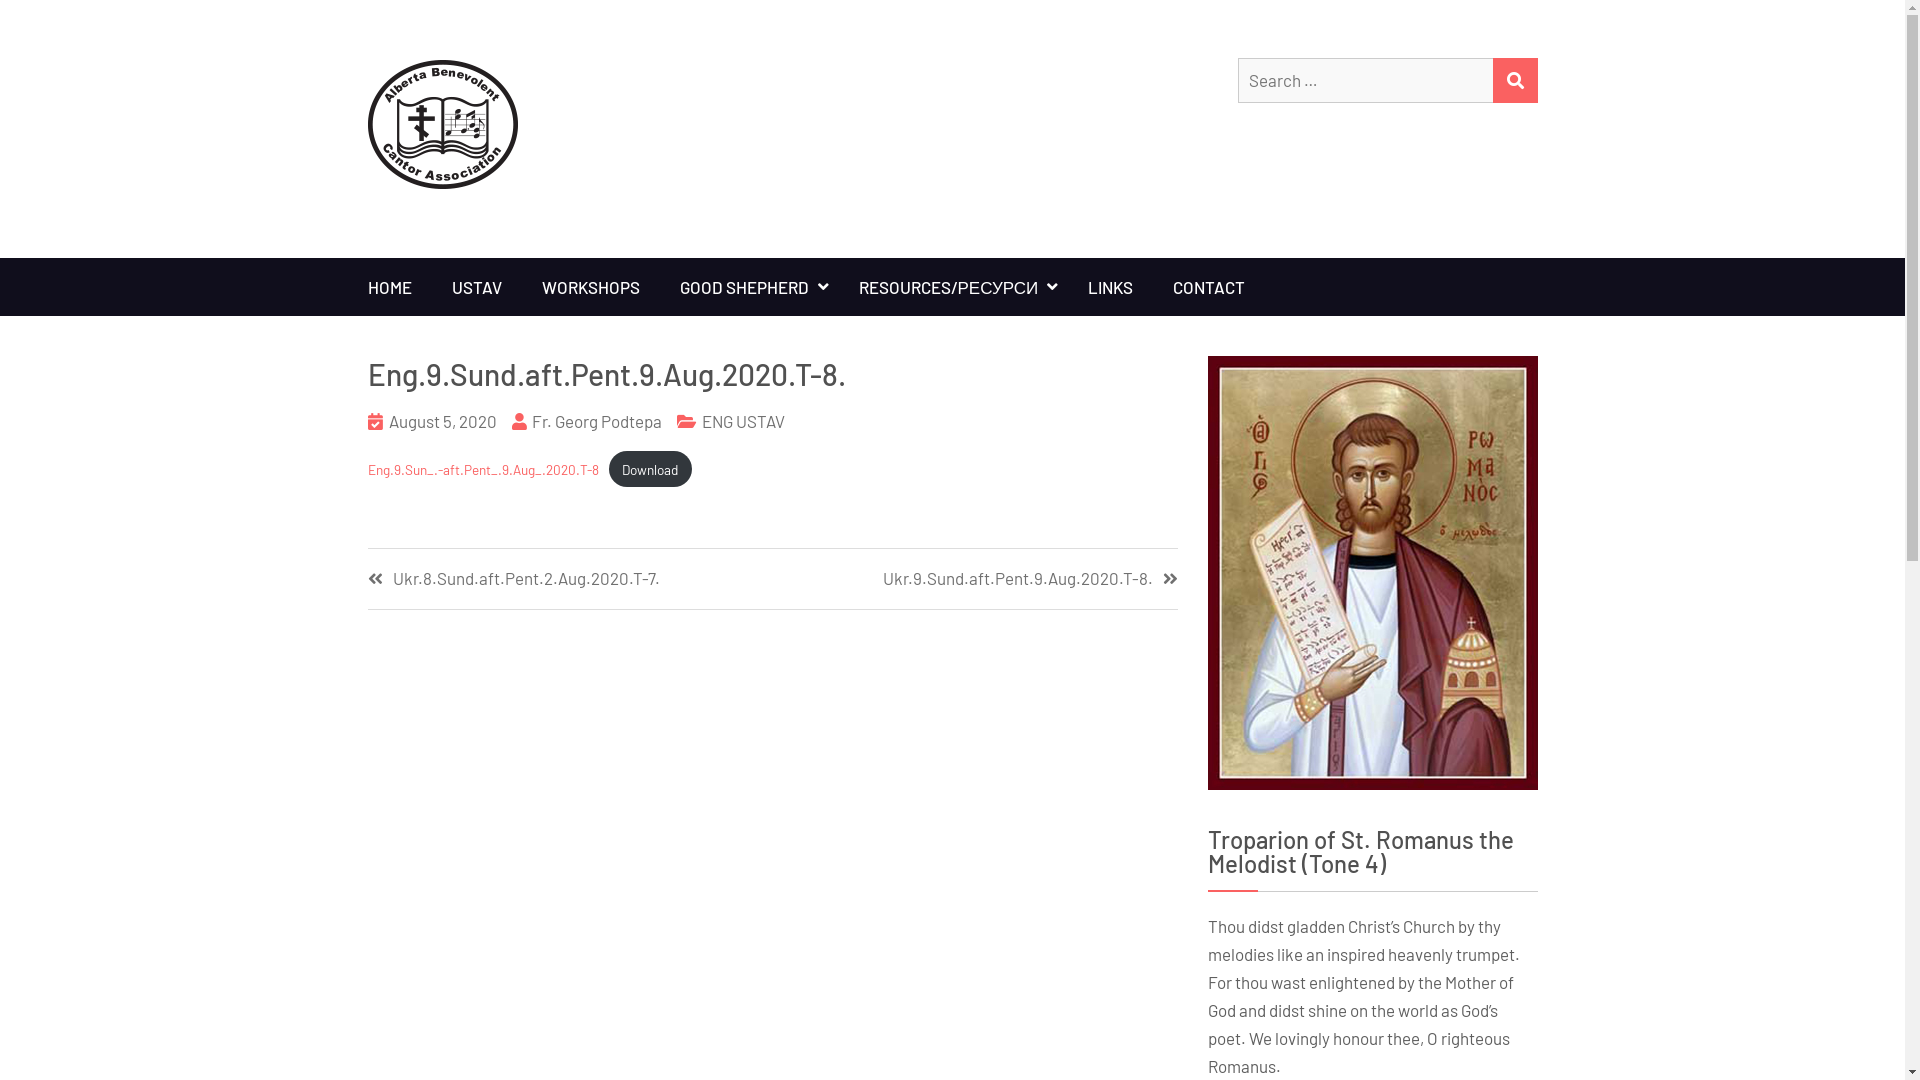 Image resolution: width=1920 pixels, height=1080 pixels. I want to click on 'August 5, 2020', so click(440, 419).